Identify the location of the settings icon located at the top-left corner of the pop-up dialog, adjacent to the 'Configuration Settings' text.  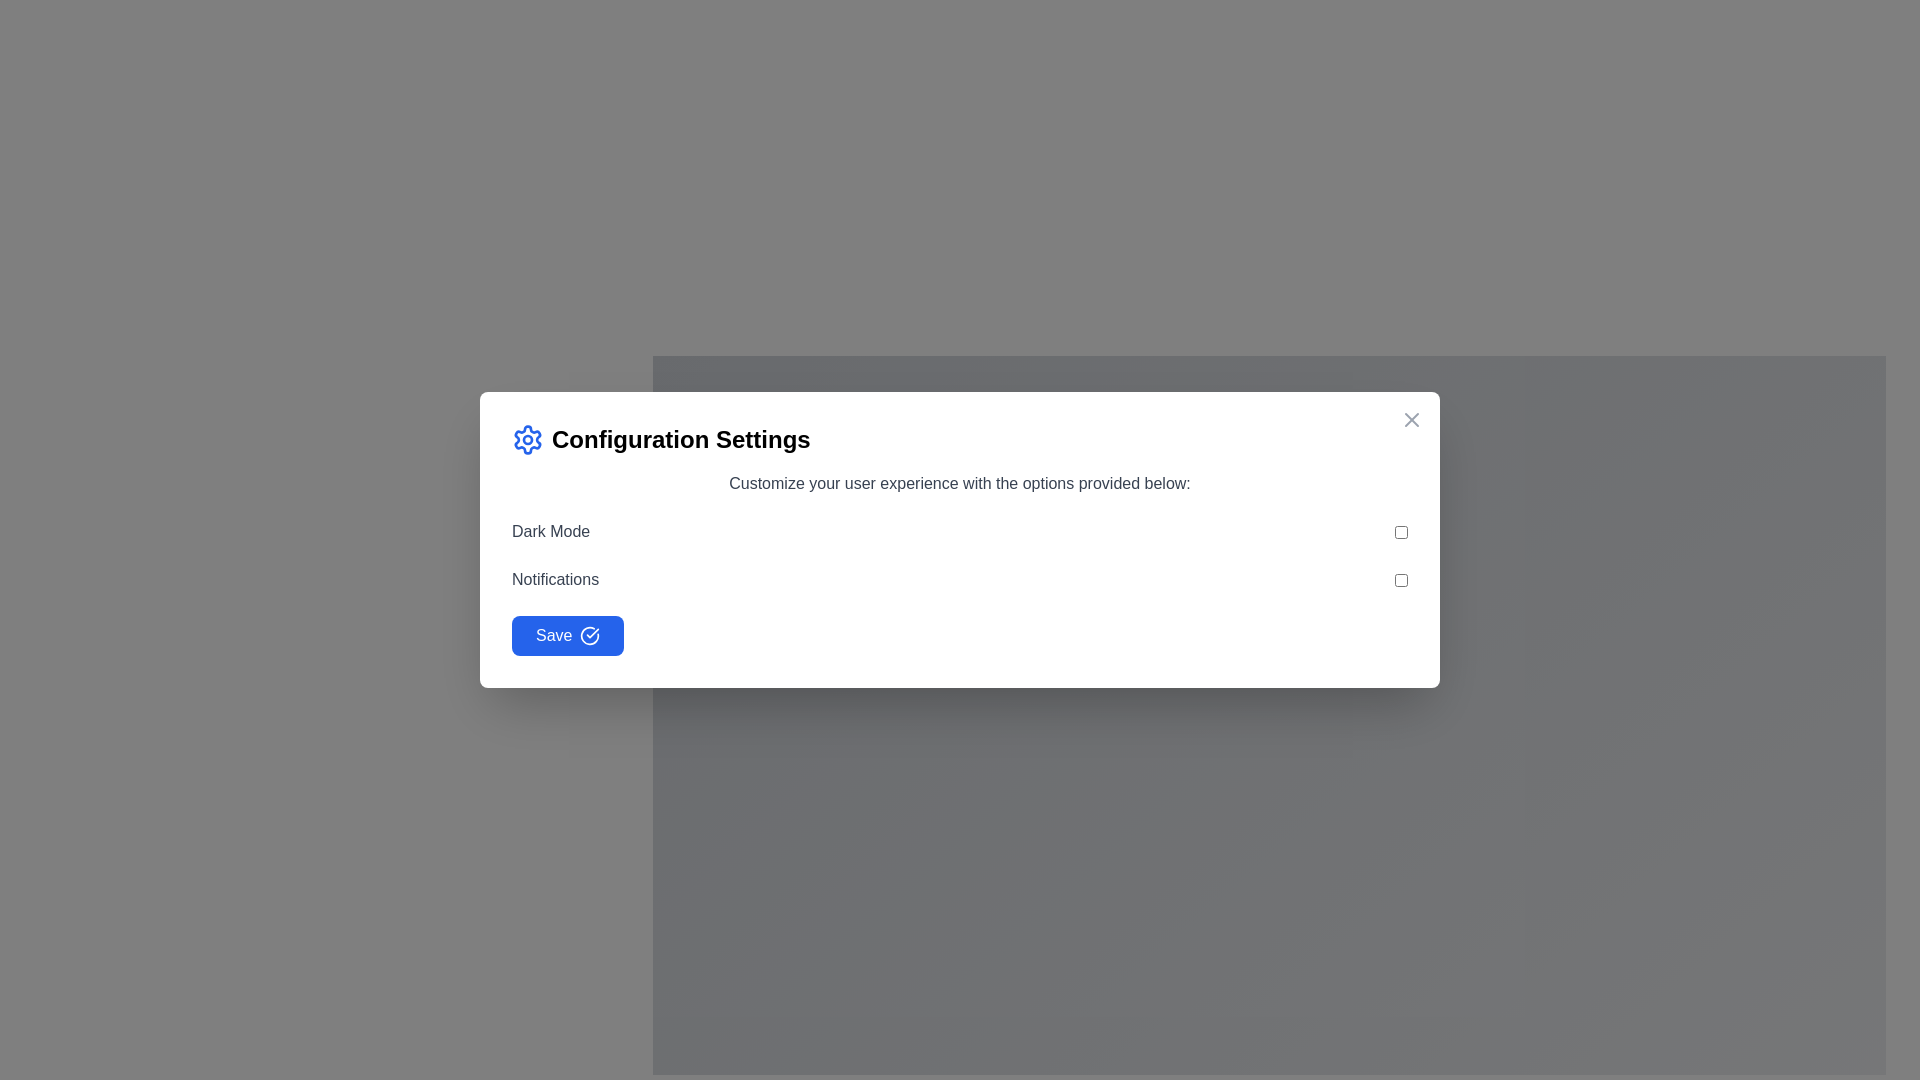
(528, 438).